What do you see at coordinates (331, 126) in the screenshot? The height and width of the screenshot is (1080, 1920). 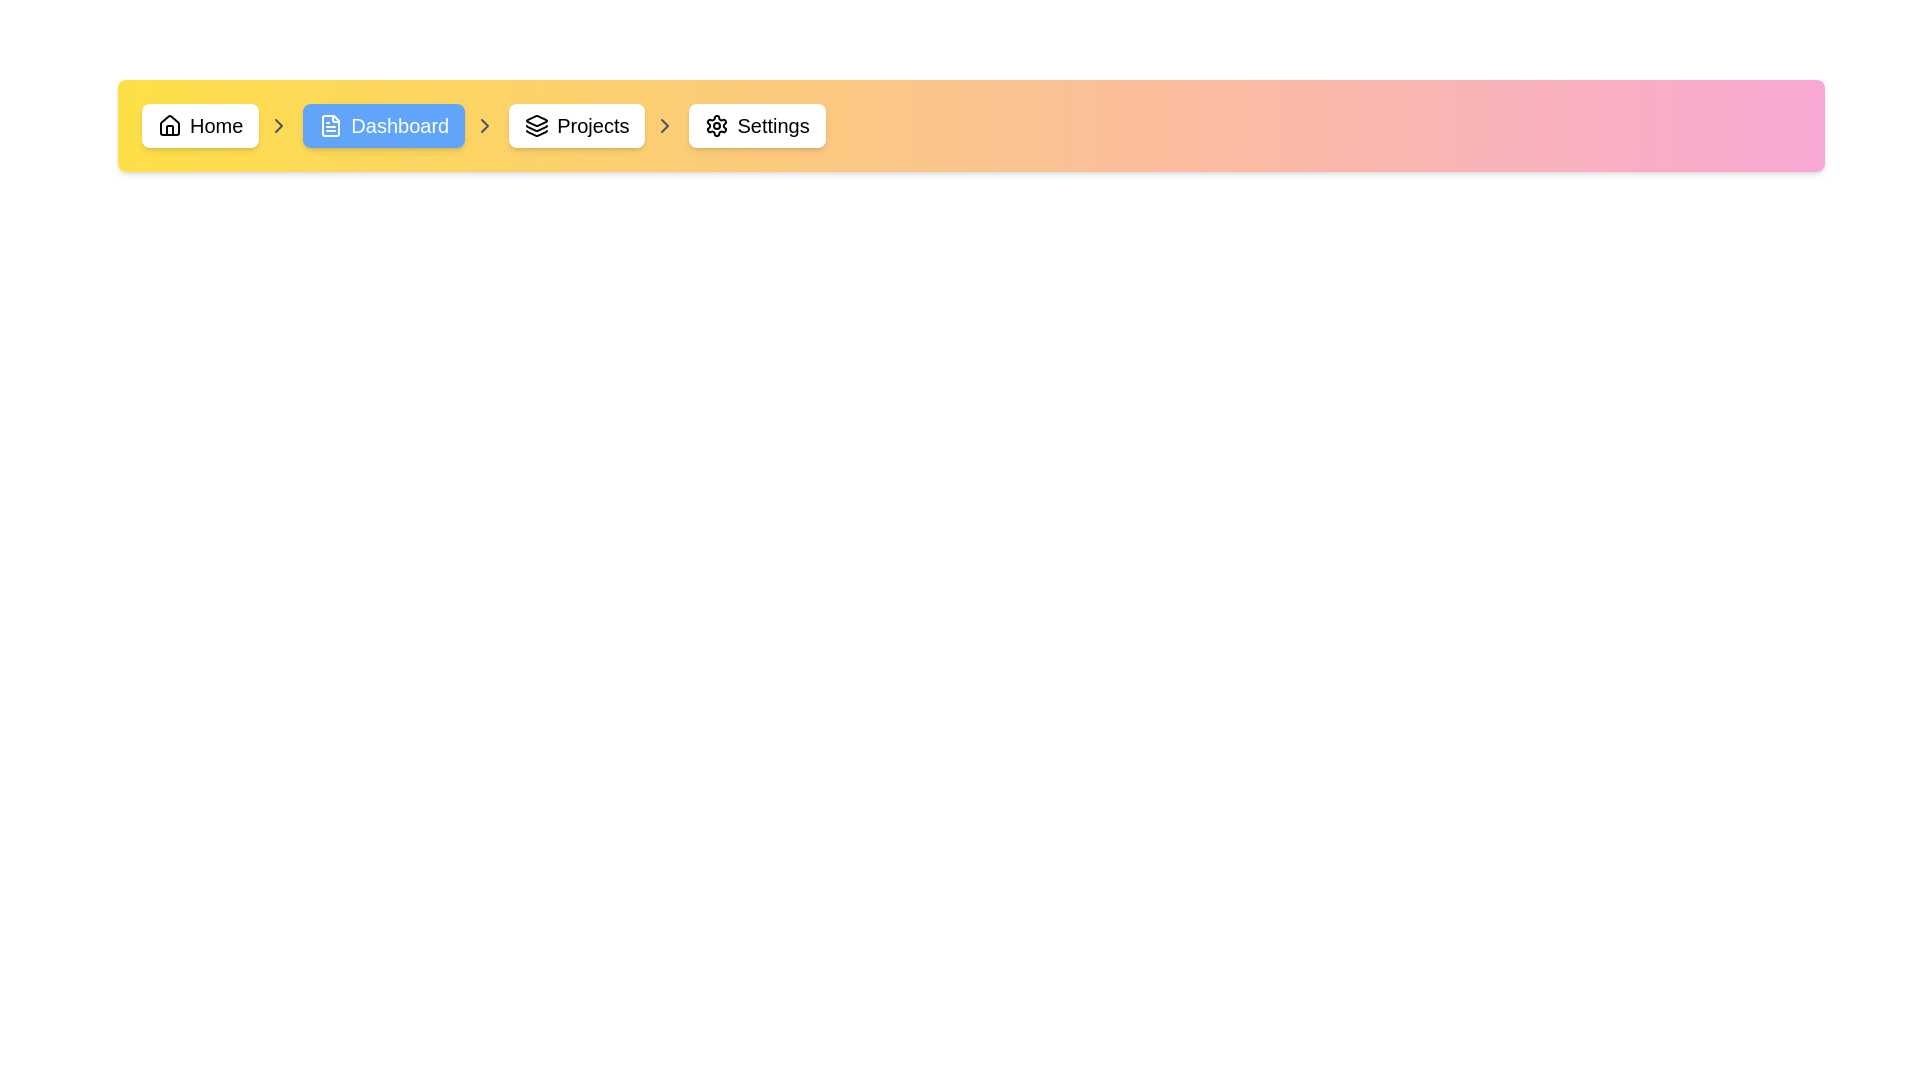 I see `the 'Dashboard' button by clicking the document icon located on the left side of the button` at bounding box center [331, 126].